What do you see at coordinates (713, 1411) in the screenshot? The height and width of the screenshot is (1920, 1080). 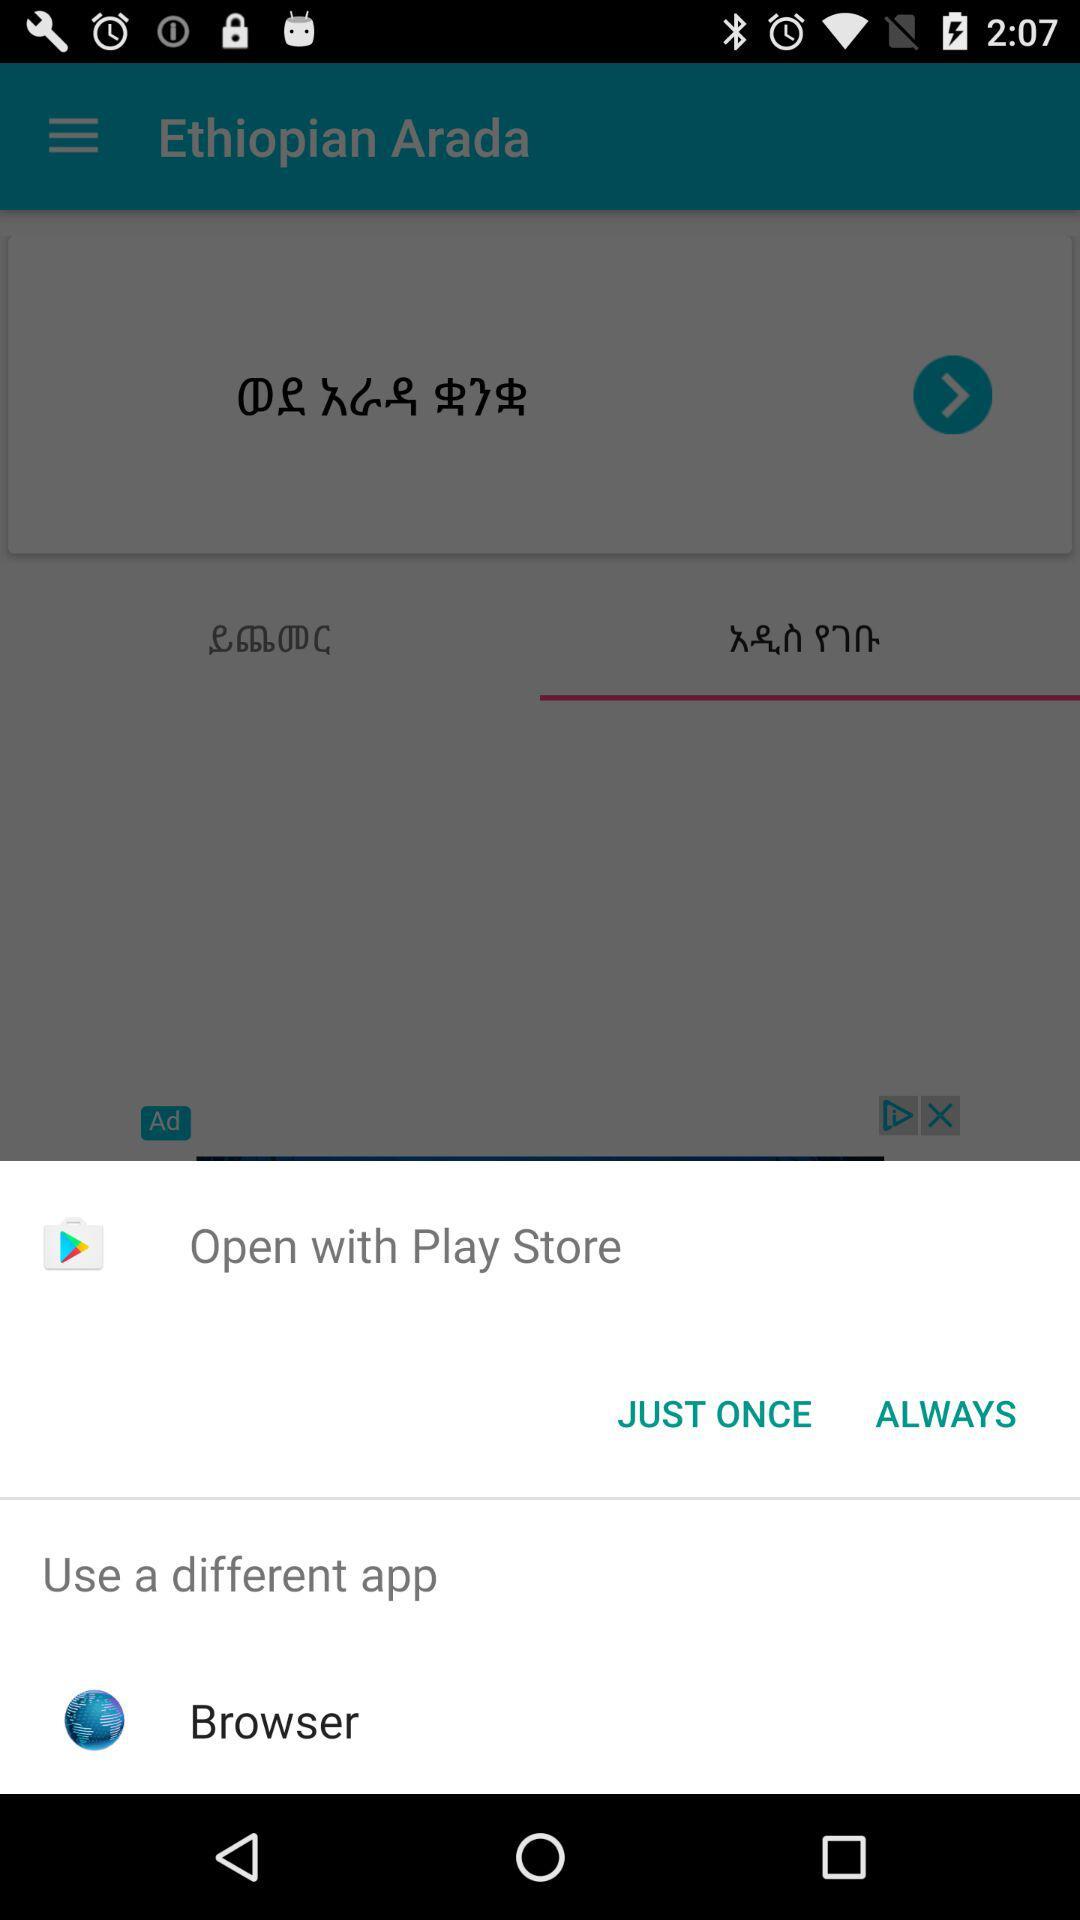 I see `the button next to always` at bounding box center [713, 1411].